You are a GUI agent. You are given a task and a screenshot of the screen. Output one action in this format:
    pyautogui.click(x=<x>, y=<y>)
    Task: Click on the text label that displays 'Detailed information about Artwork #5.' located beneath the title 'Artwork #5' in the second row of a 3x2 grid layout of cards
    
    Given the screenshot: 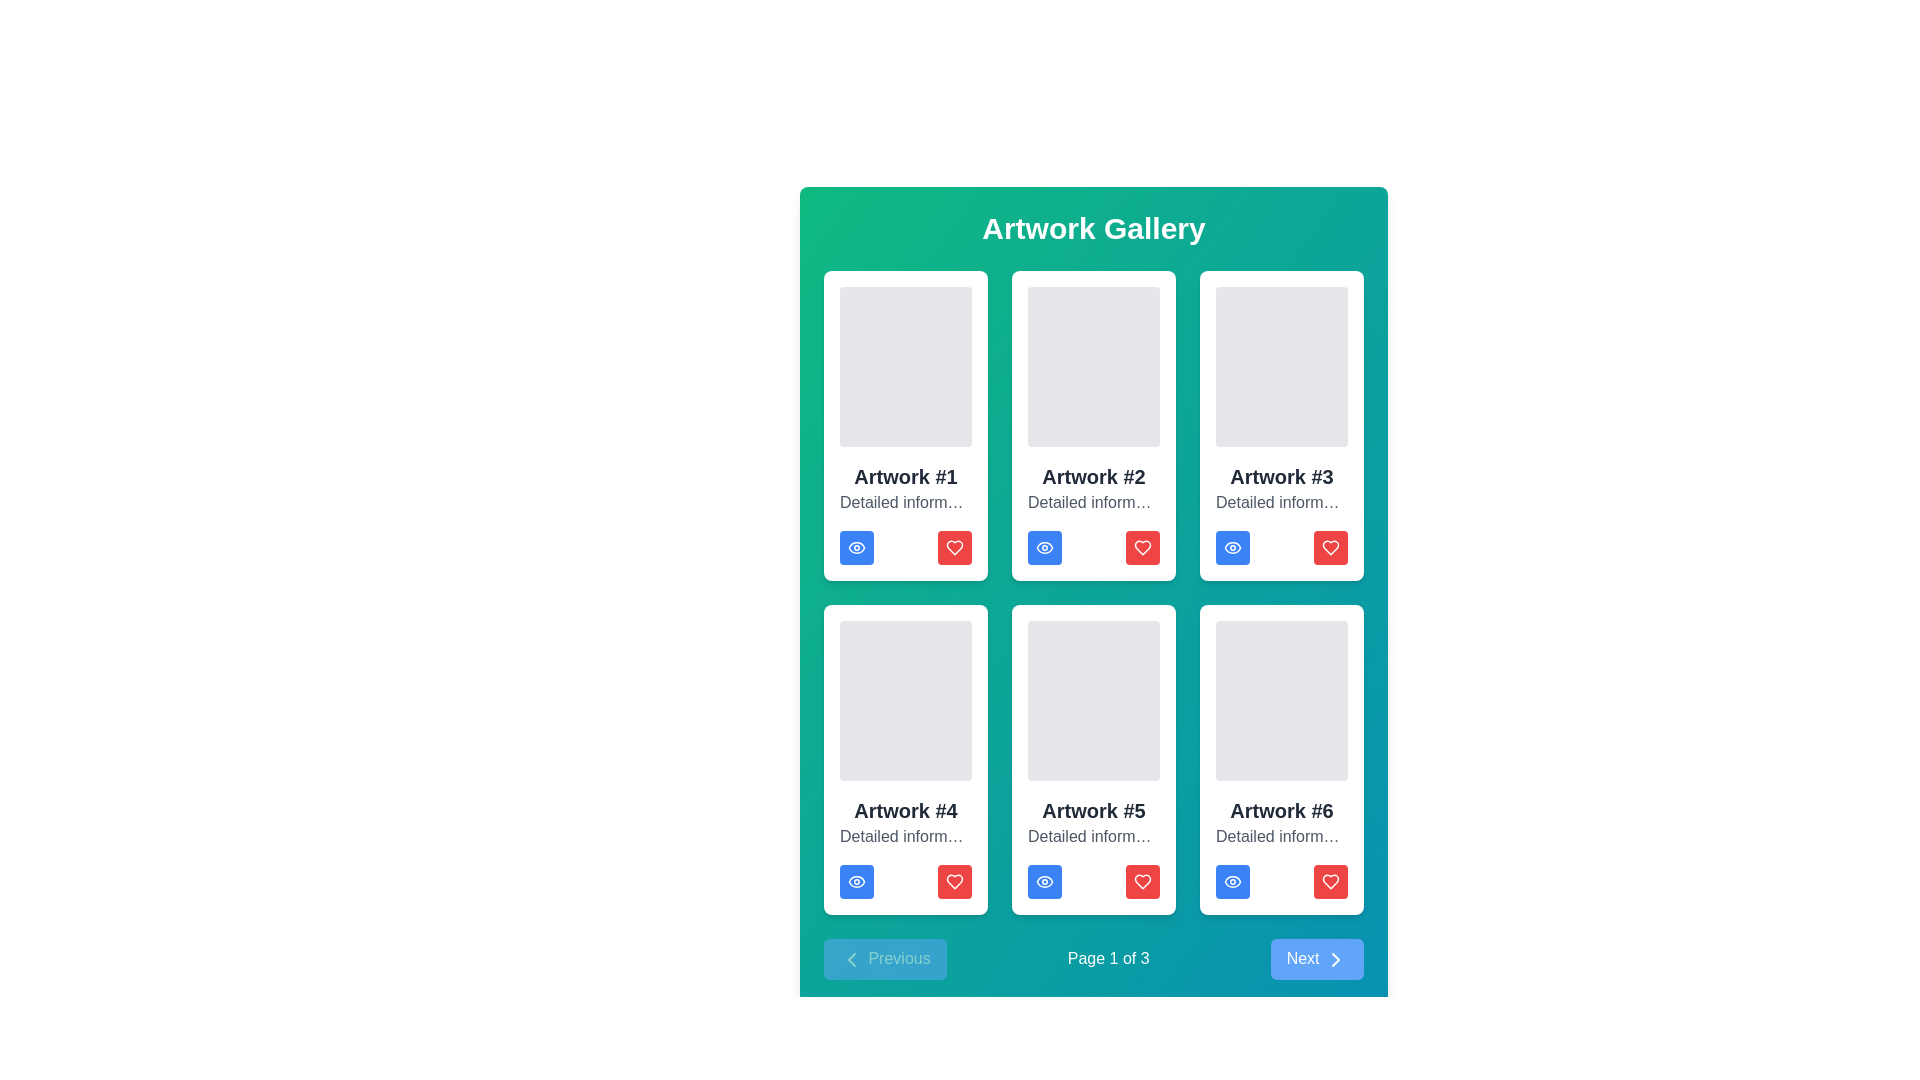 What is the action you would take?
    pyautogui.click(x=1093, y=837)
    